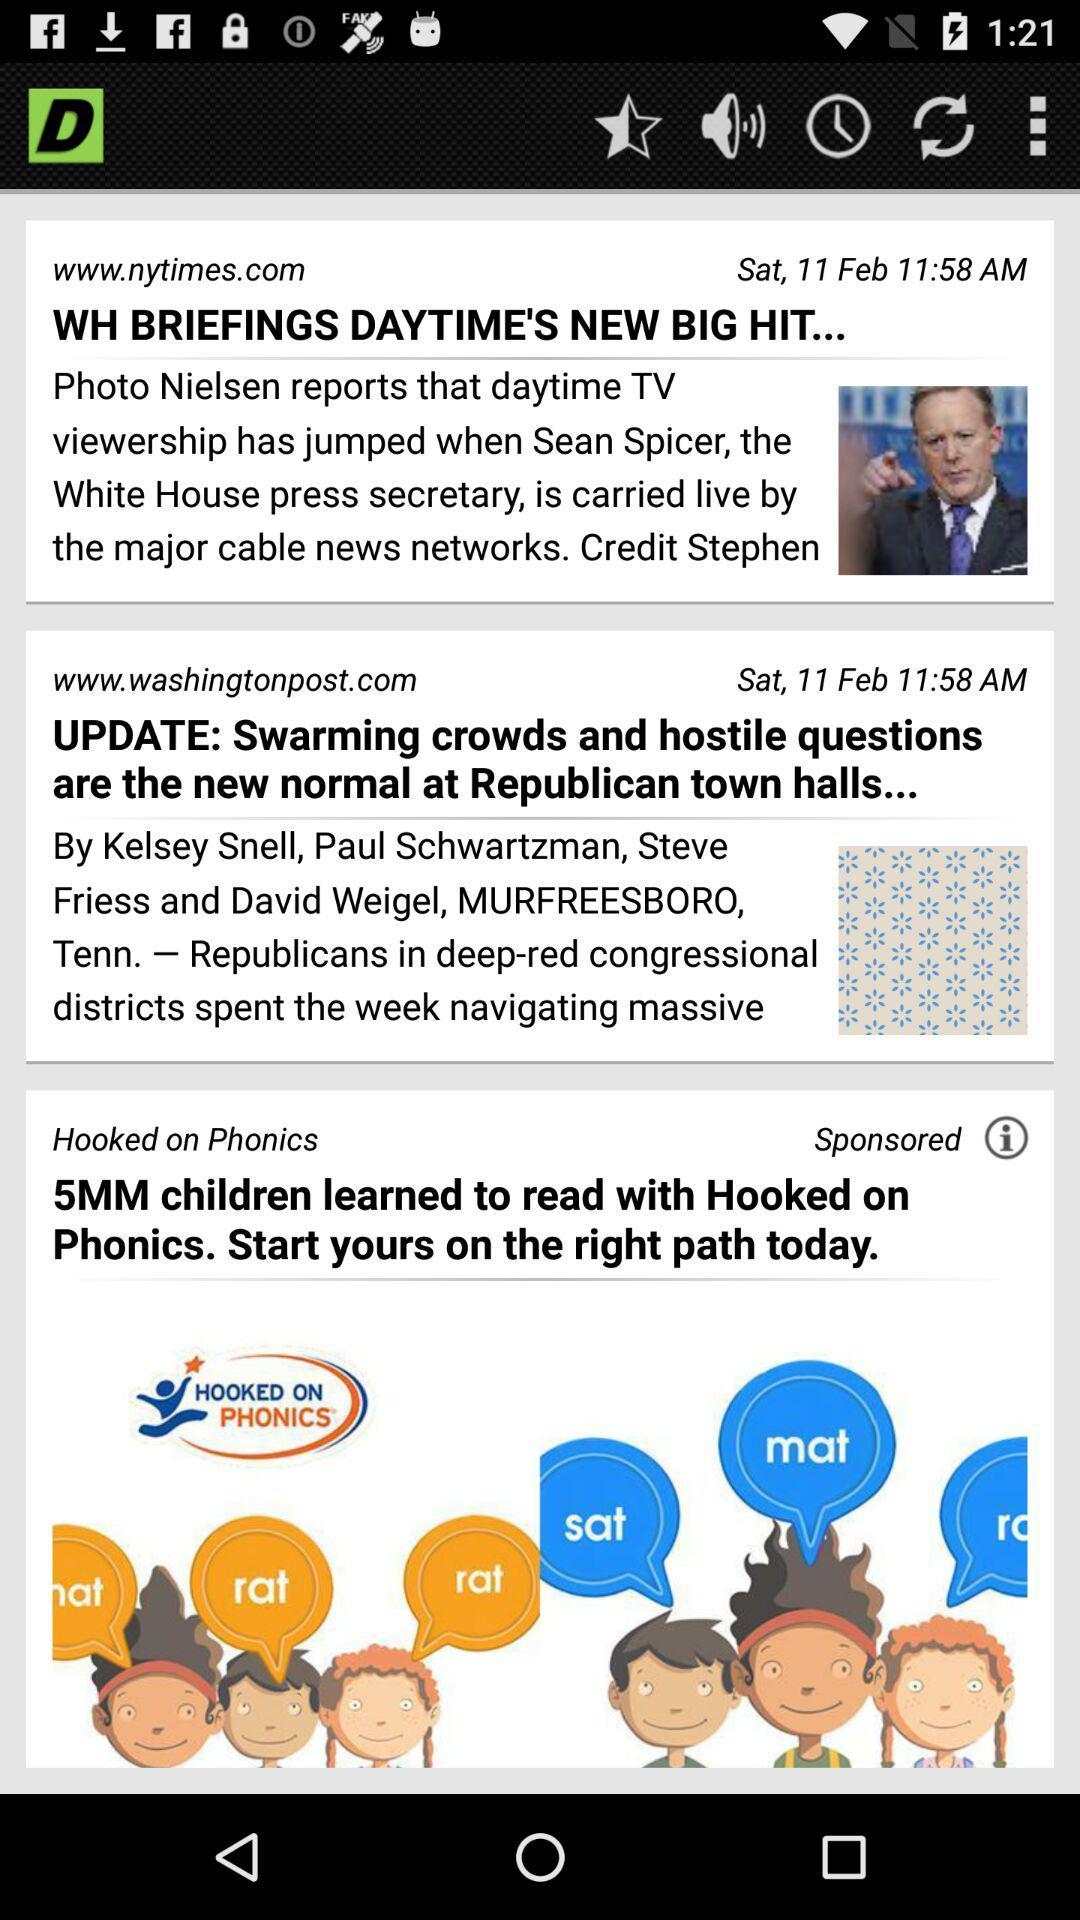 This screenshot has width=1080, height=1920. Describe the element at coordinates (627, 124) in the screenshot. I see `bookmark this page` at that location.